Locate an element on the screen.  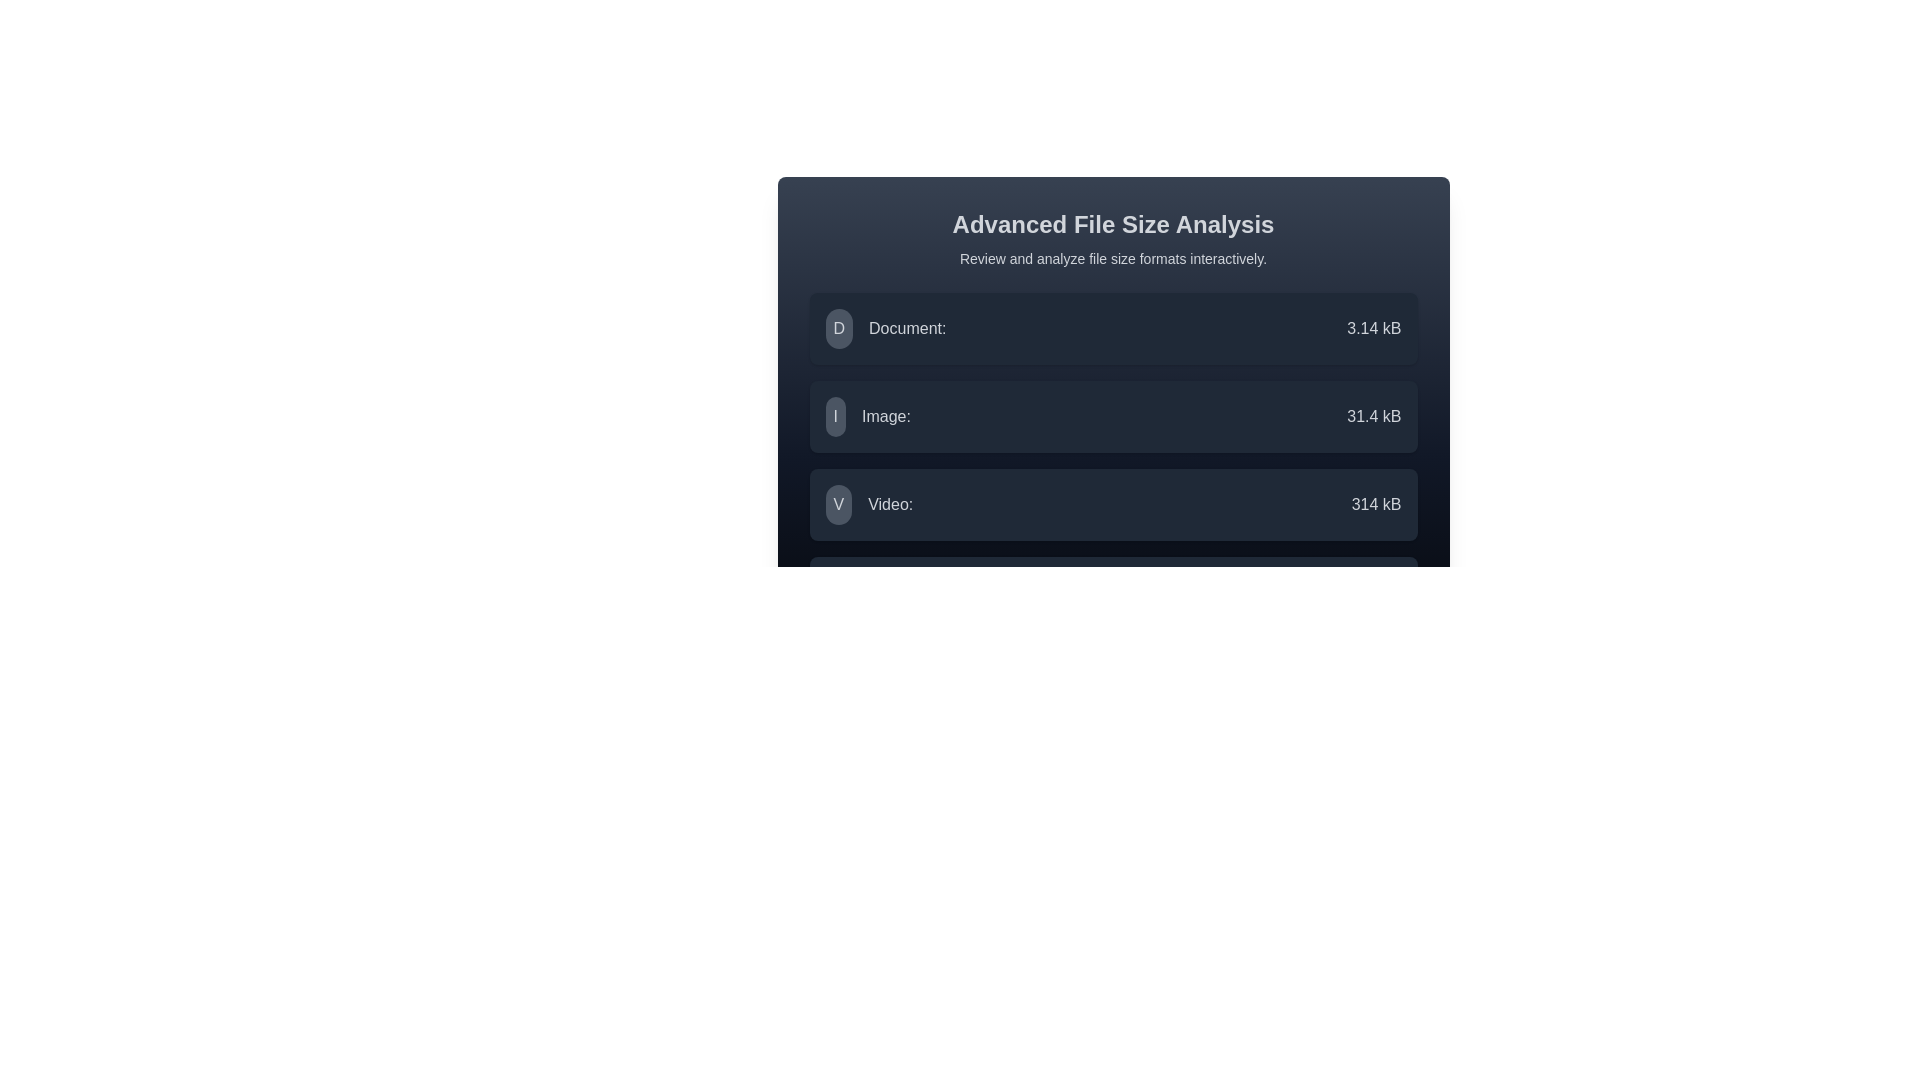
Text Label positioned below 'Document:' and above 'Video:', serving as a descriptor for related images is located at coordinates (885, 415).